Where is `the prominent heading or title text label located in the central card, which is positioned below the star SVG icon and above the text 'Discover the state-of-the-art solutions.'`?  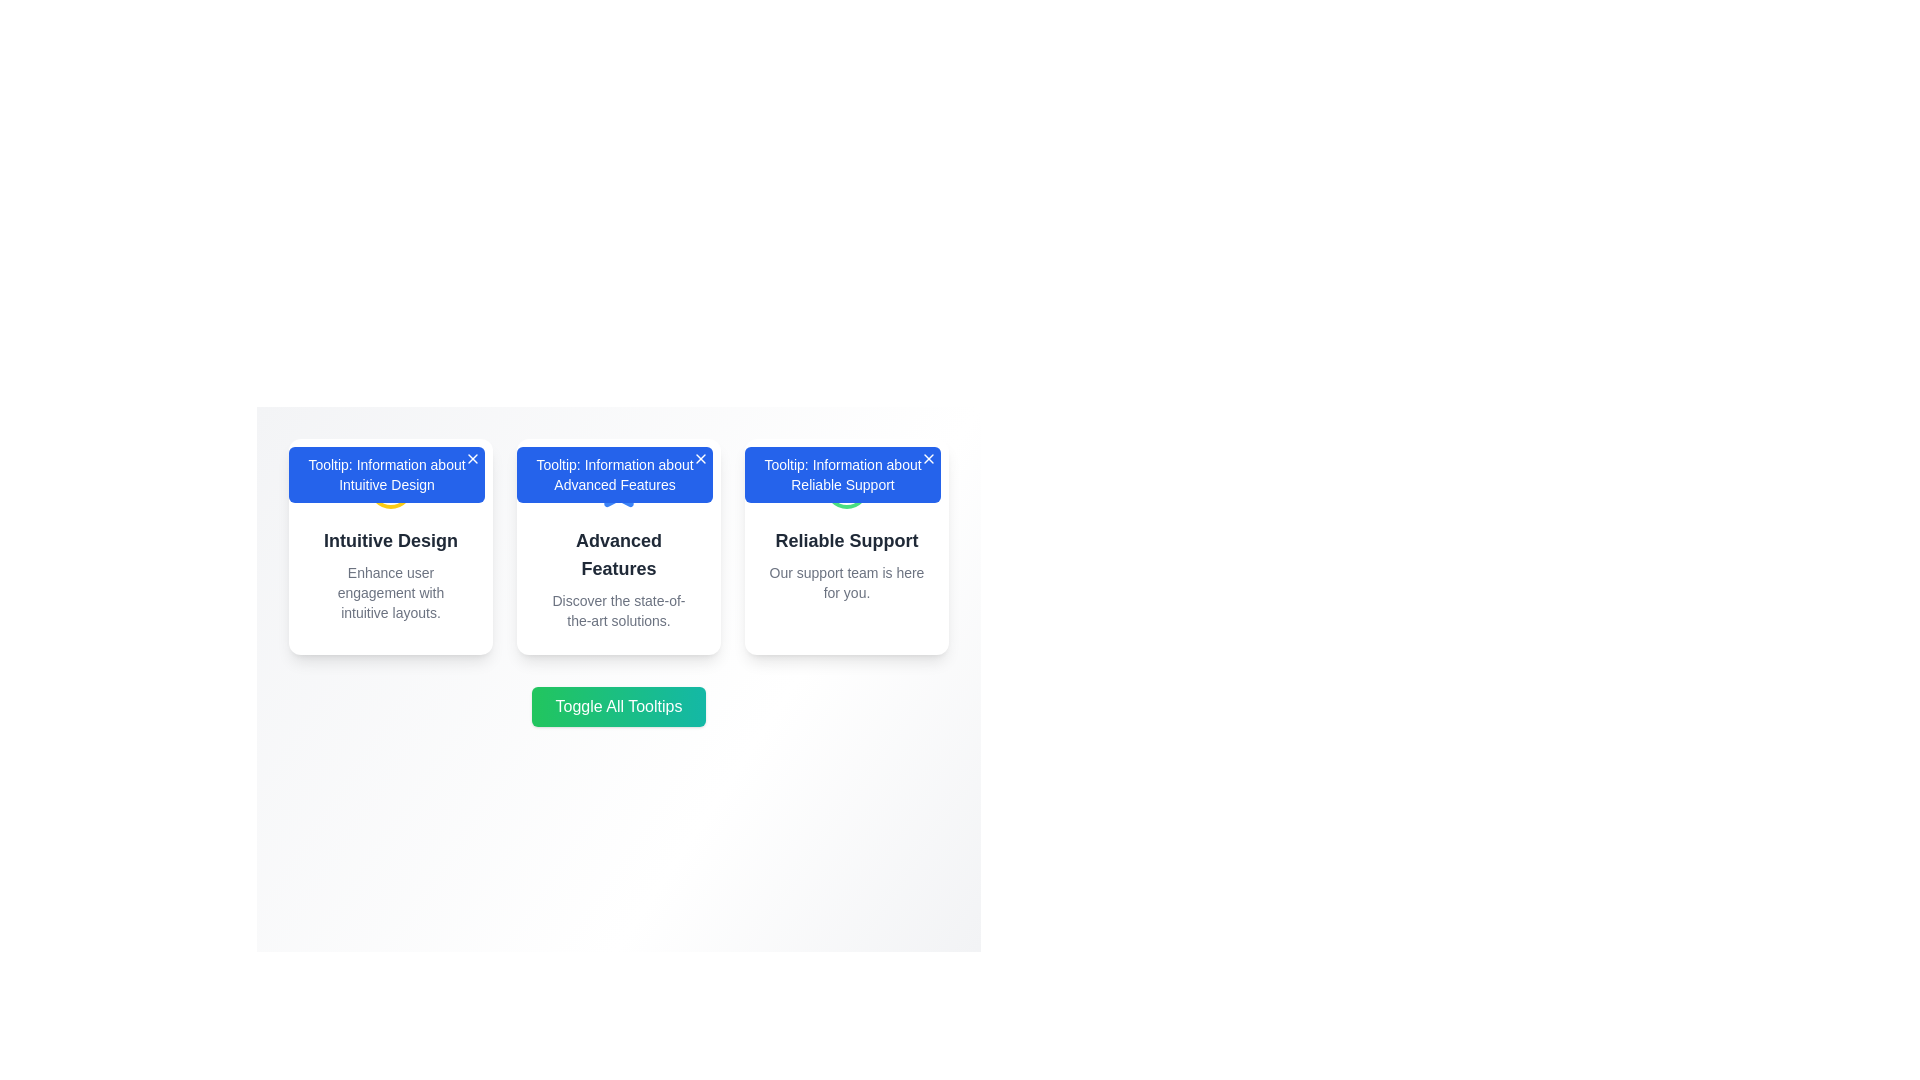 the prominent heading or title text label located in the central card, which is positioned below the star SVG icon and above the text 'Discover the state-of-the-art solutions.' is located at coordinates (618, 555).